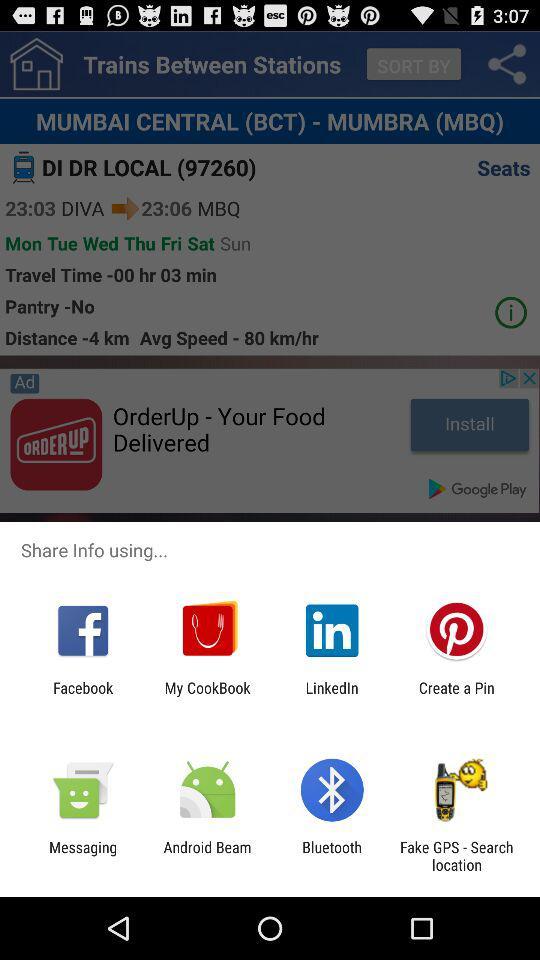  I want to click on the my cookbook item, so click(206, 696).